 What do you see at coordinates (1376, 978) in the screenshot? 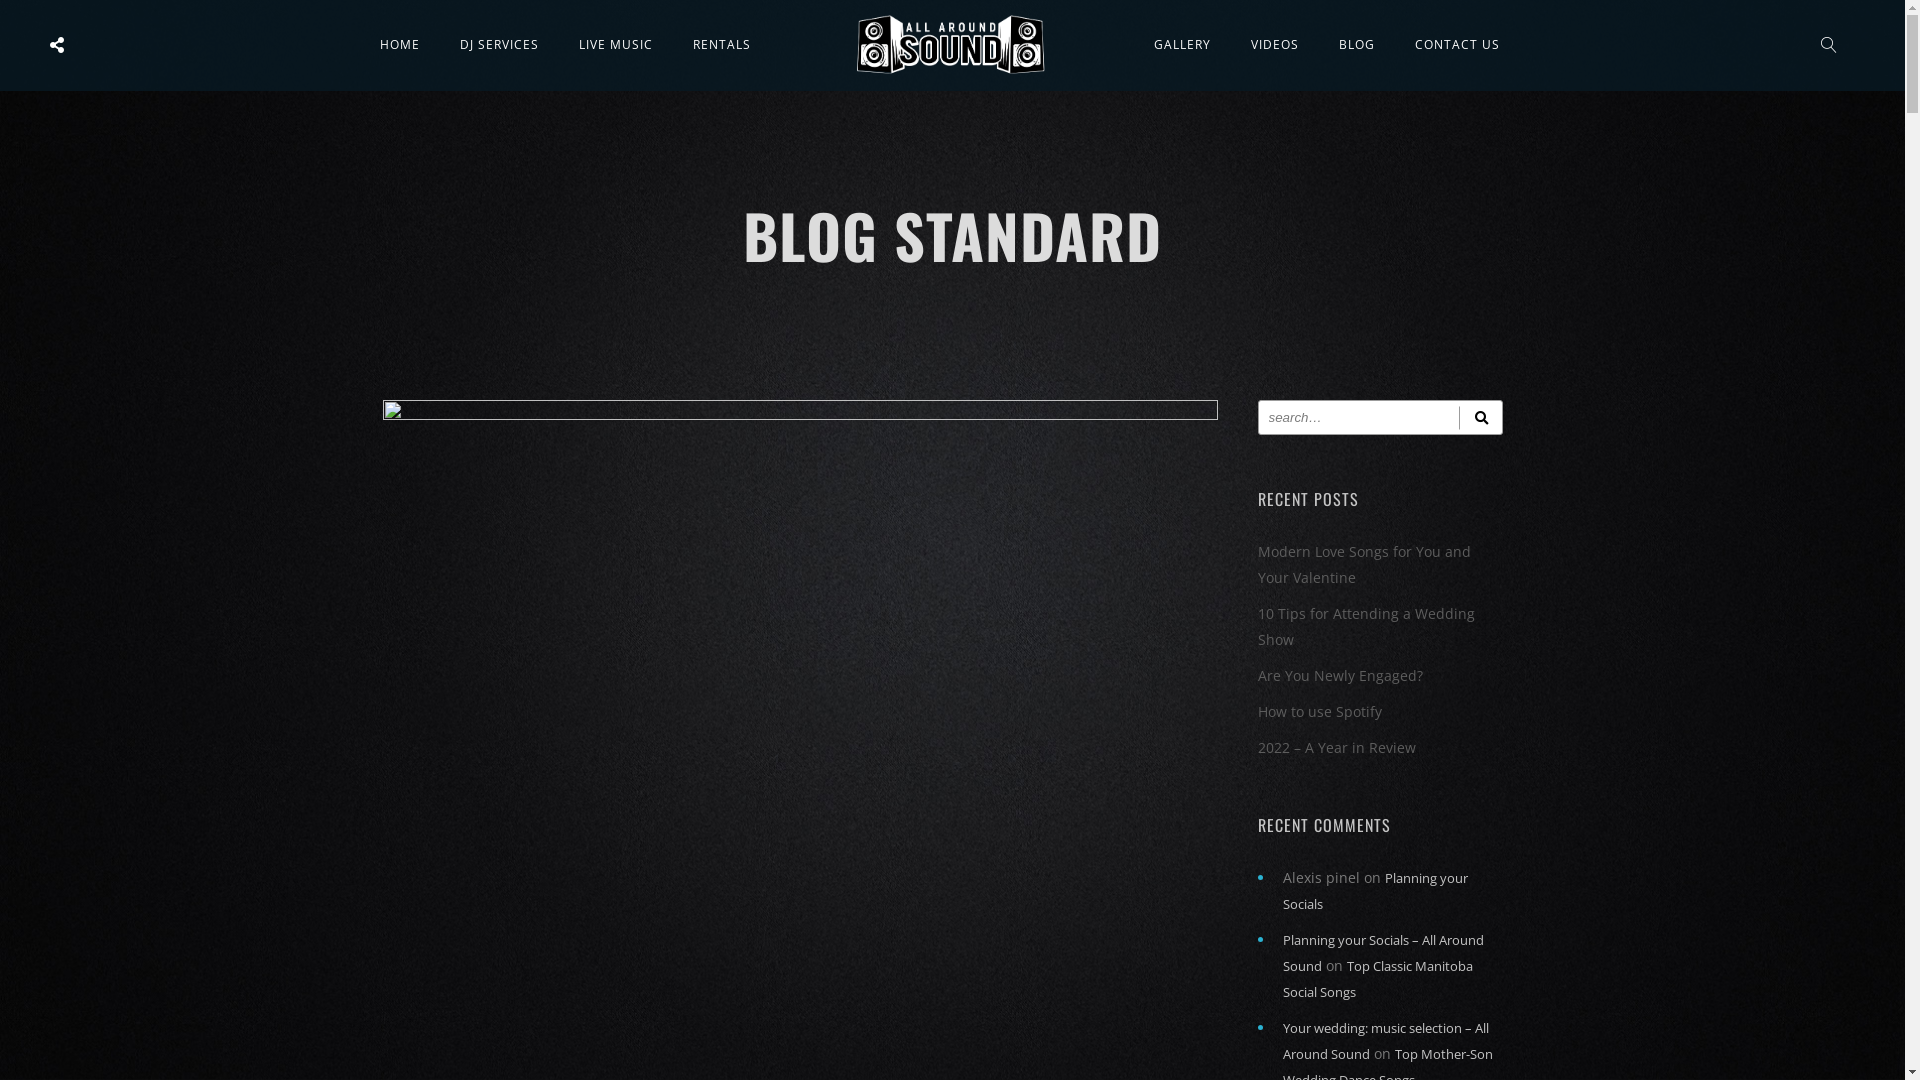
I see `'Top Classic Manitoba Social Songs'` at bounding box center [1376, 978].